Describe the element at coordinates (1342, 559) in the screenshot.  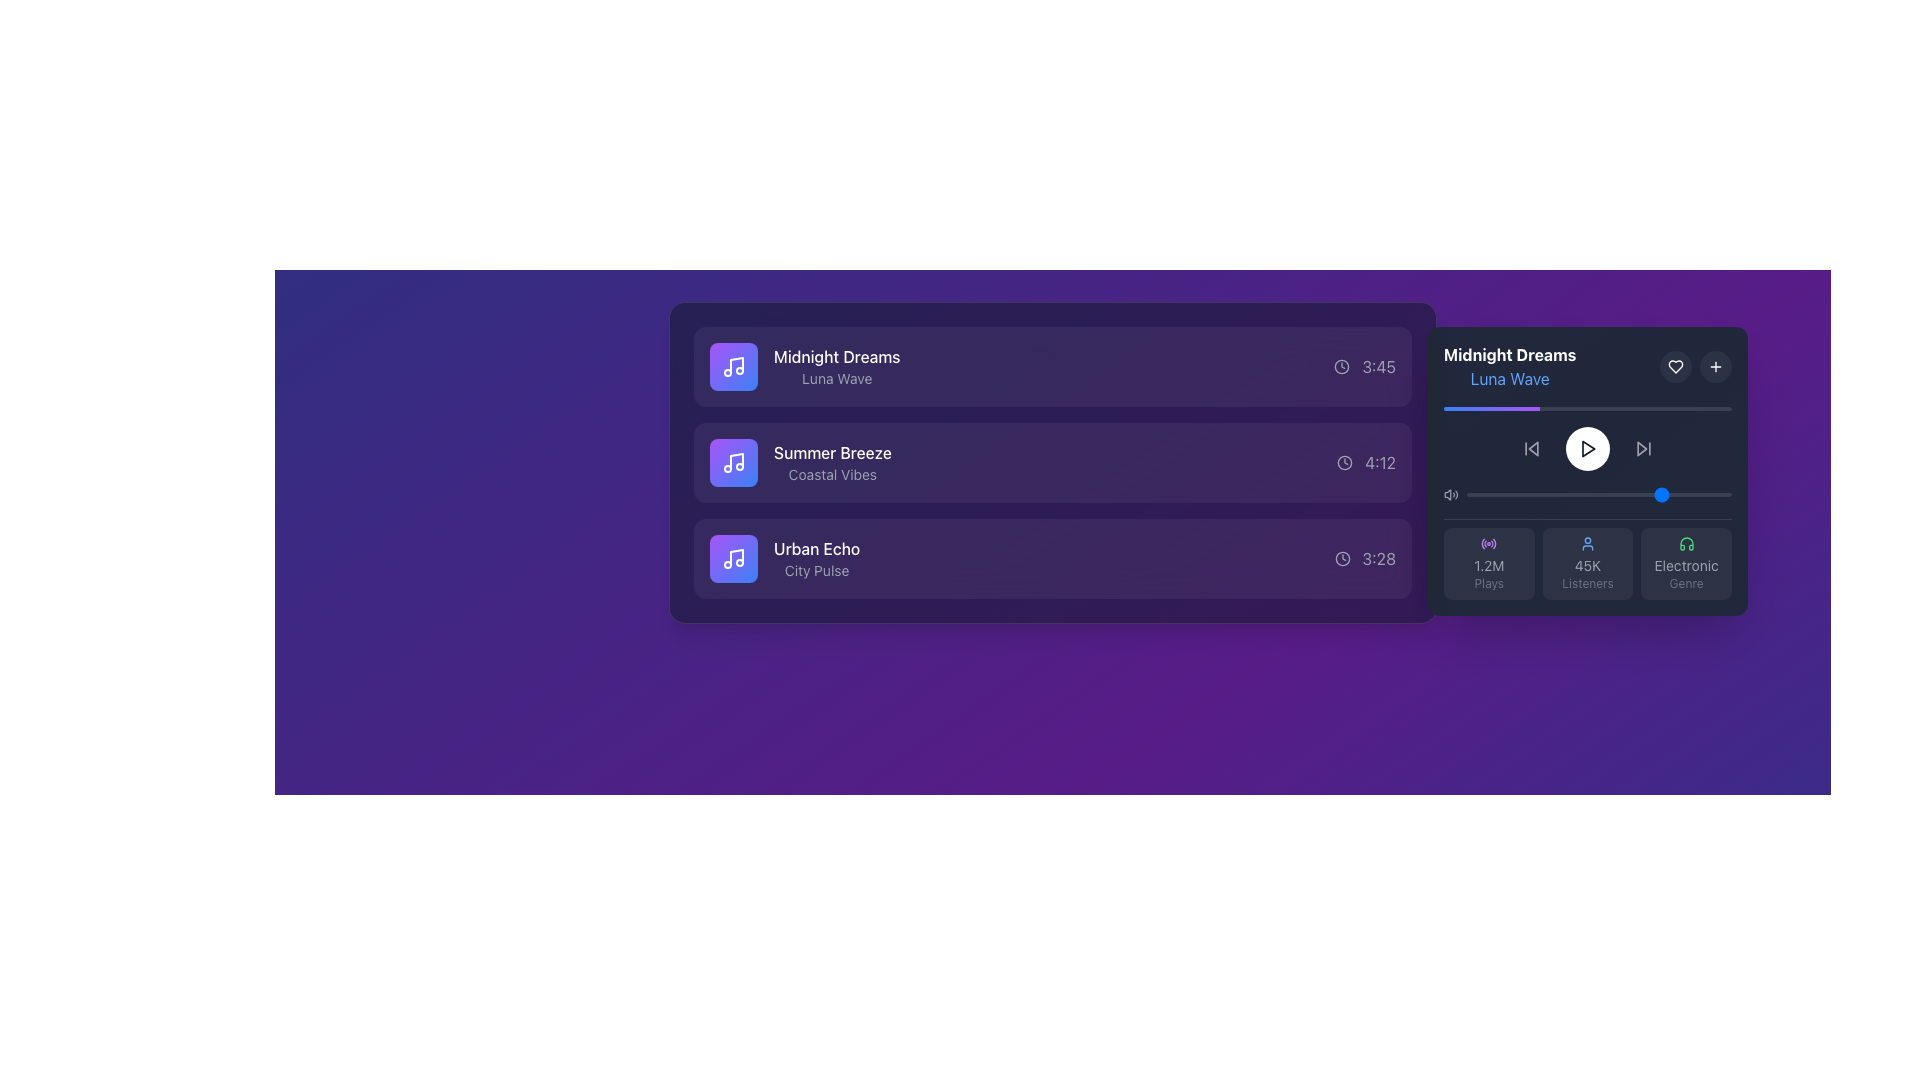
I see `the circular outline icon representing the clock in the music track list` at that location.